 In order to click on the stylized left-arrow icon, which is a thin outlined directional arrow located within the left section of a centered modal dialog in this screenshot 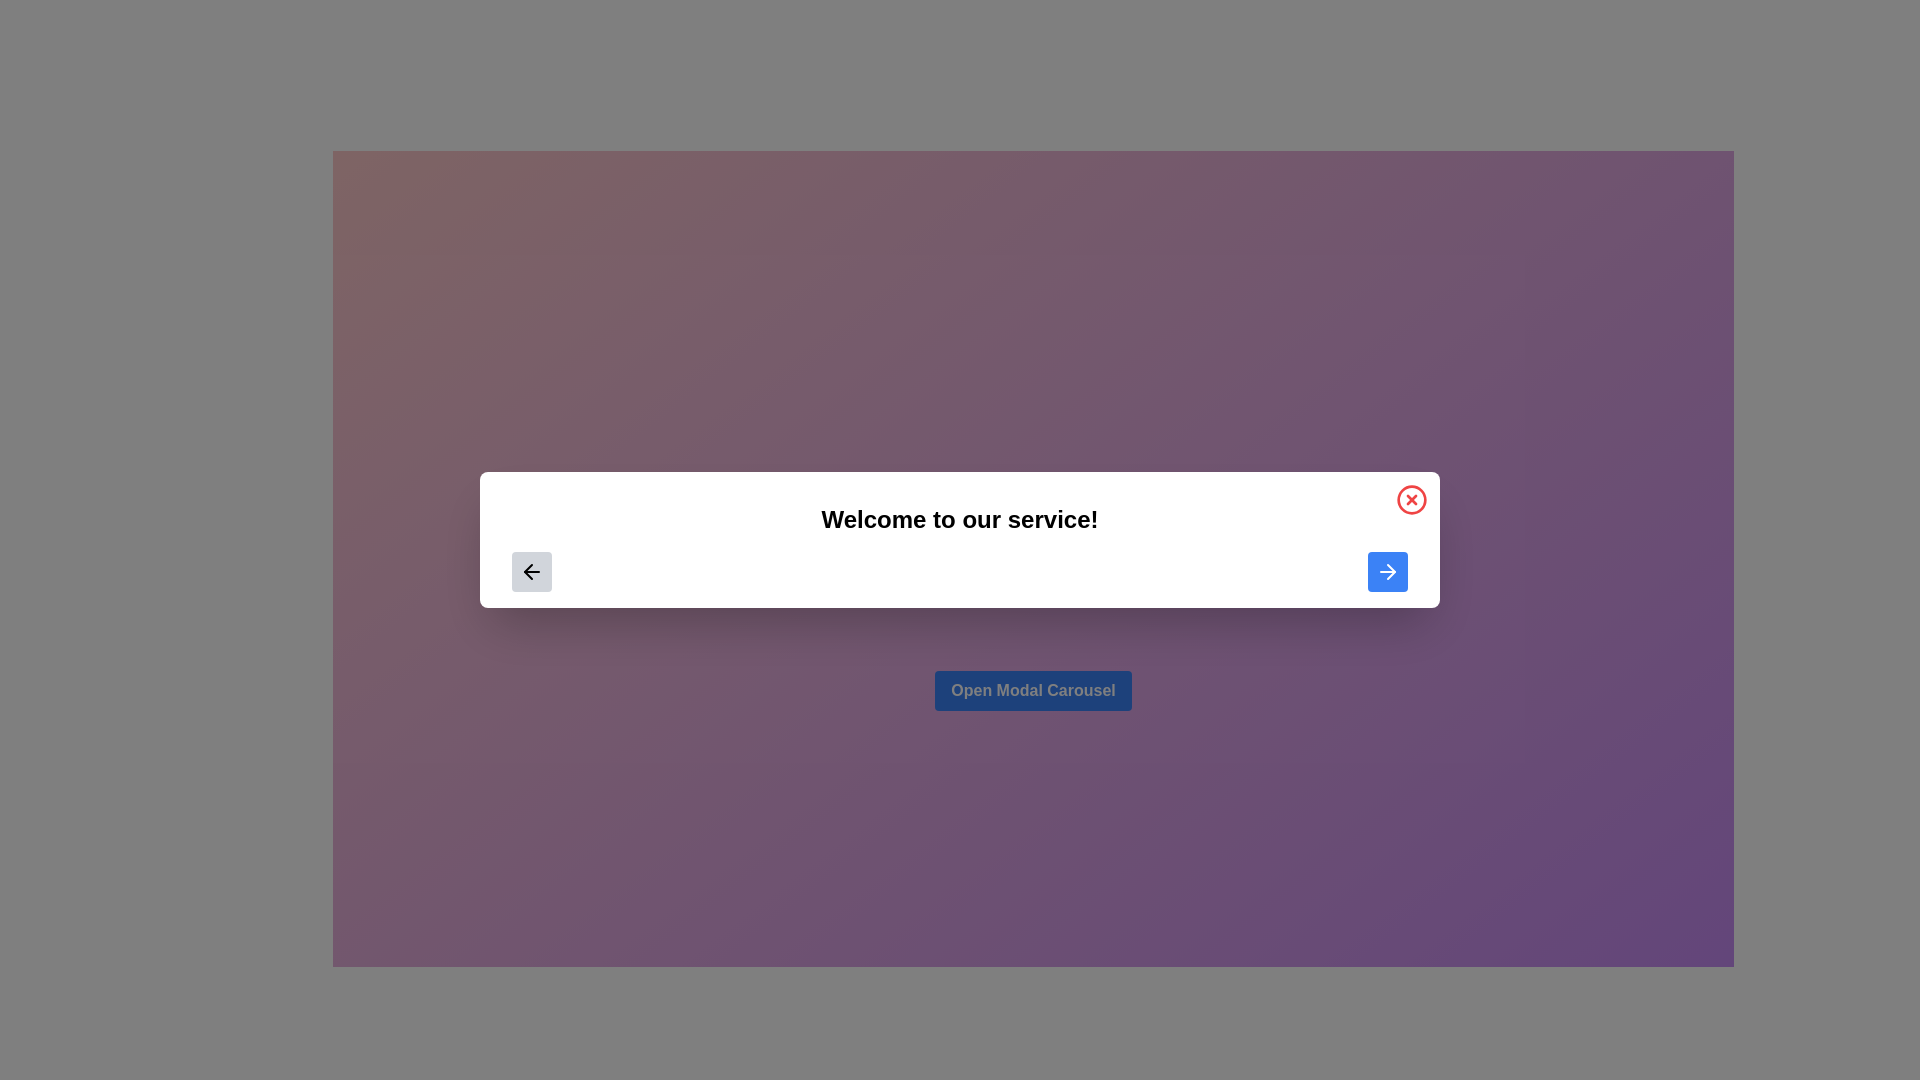, I will do `click(528, 571)`.